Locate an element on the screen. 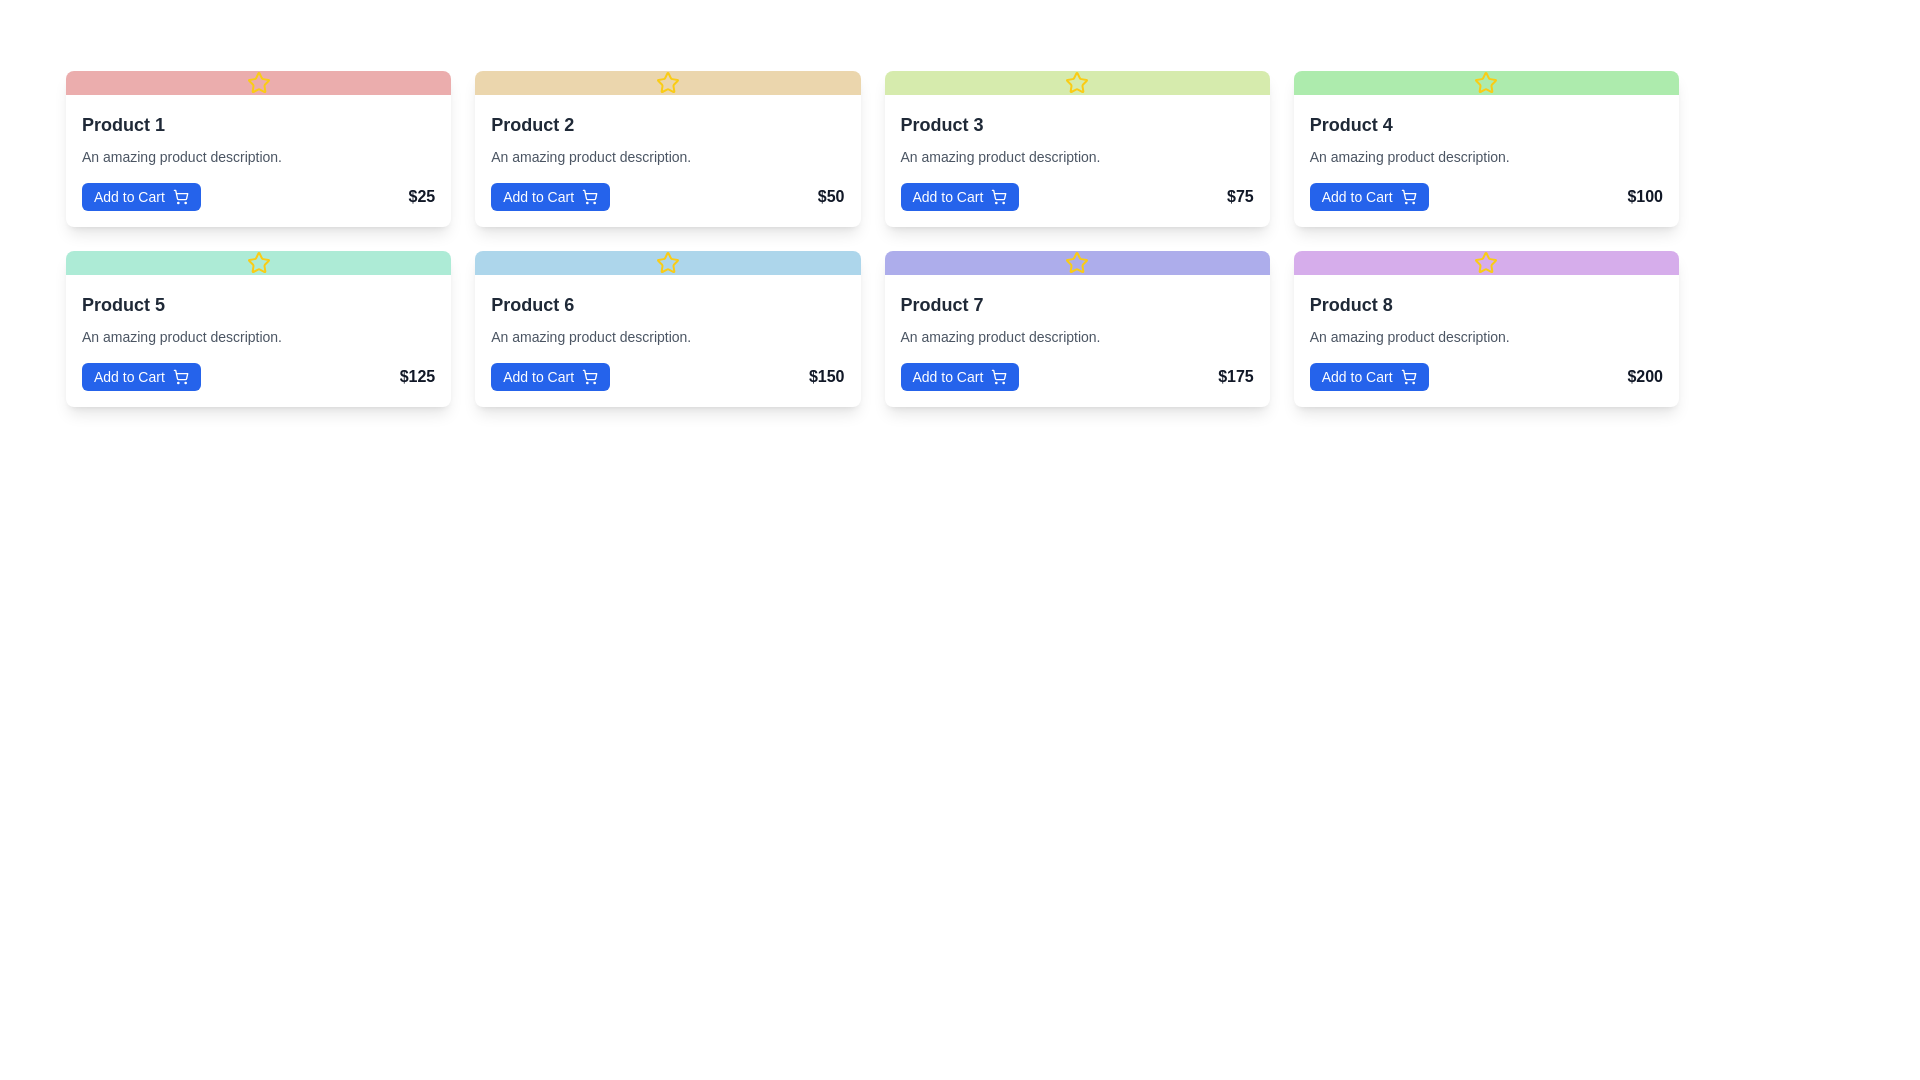 The width and height of the screenshot is (1920, 1080). the shopping cart icon within the 'Add to Cart' button of the 'Product 5' card, which is represented as an SVG image with distinct round wheels is located at coordinates (180, 374).